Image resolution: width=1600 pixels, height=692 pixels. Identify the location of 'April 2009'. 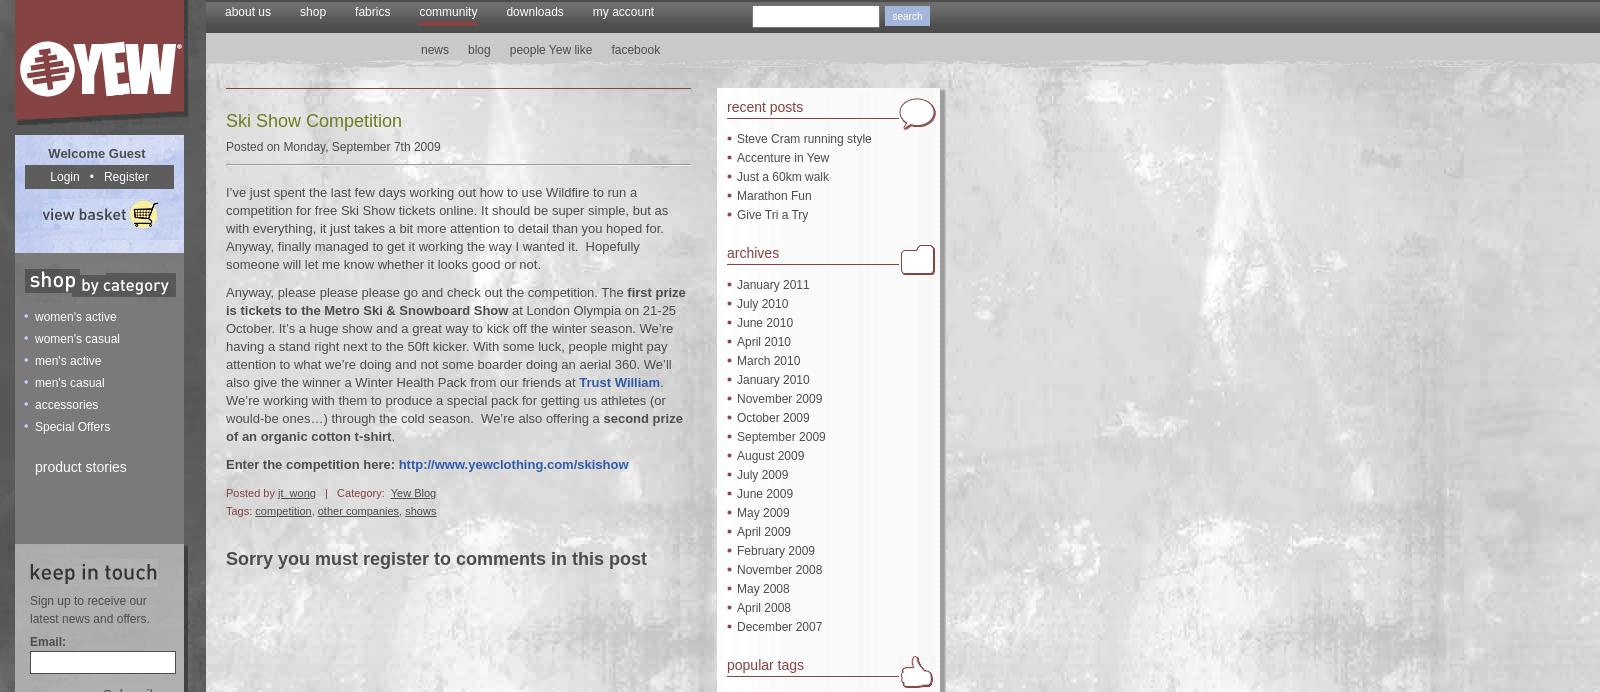
(764, 532).